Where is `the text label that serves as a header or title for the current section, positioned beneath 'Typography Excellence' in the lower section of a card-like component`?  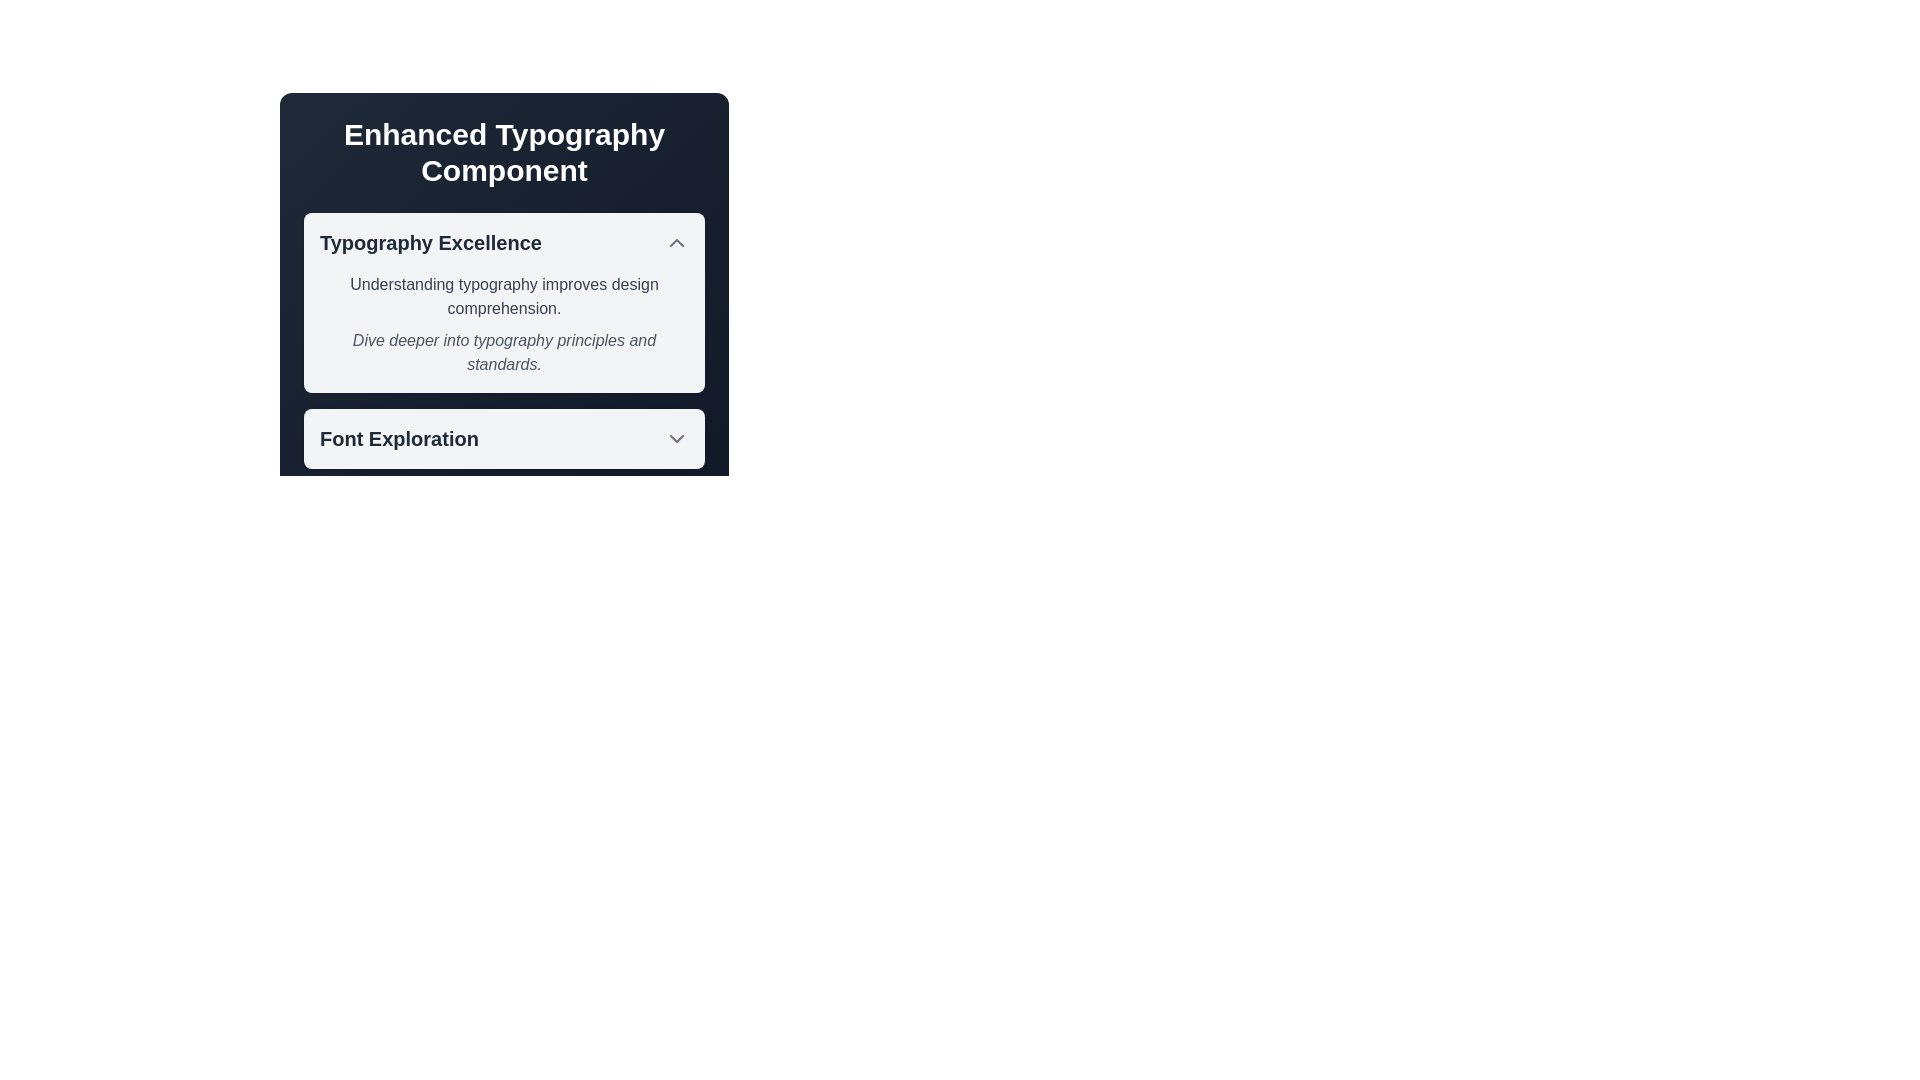 the text label that serves as a header or title for the current section, positioned beneath 'Typography Excellence' in the lower section of a card-like component is located at coordinates (399, 438).